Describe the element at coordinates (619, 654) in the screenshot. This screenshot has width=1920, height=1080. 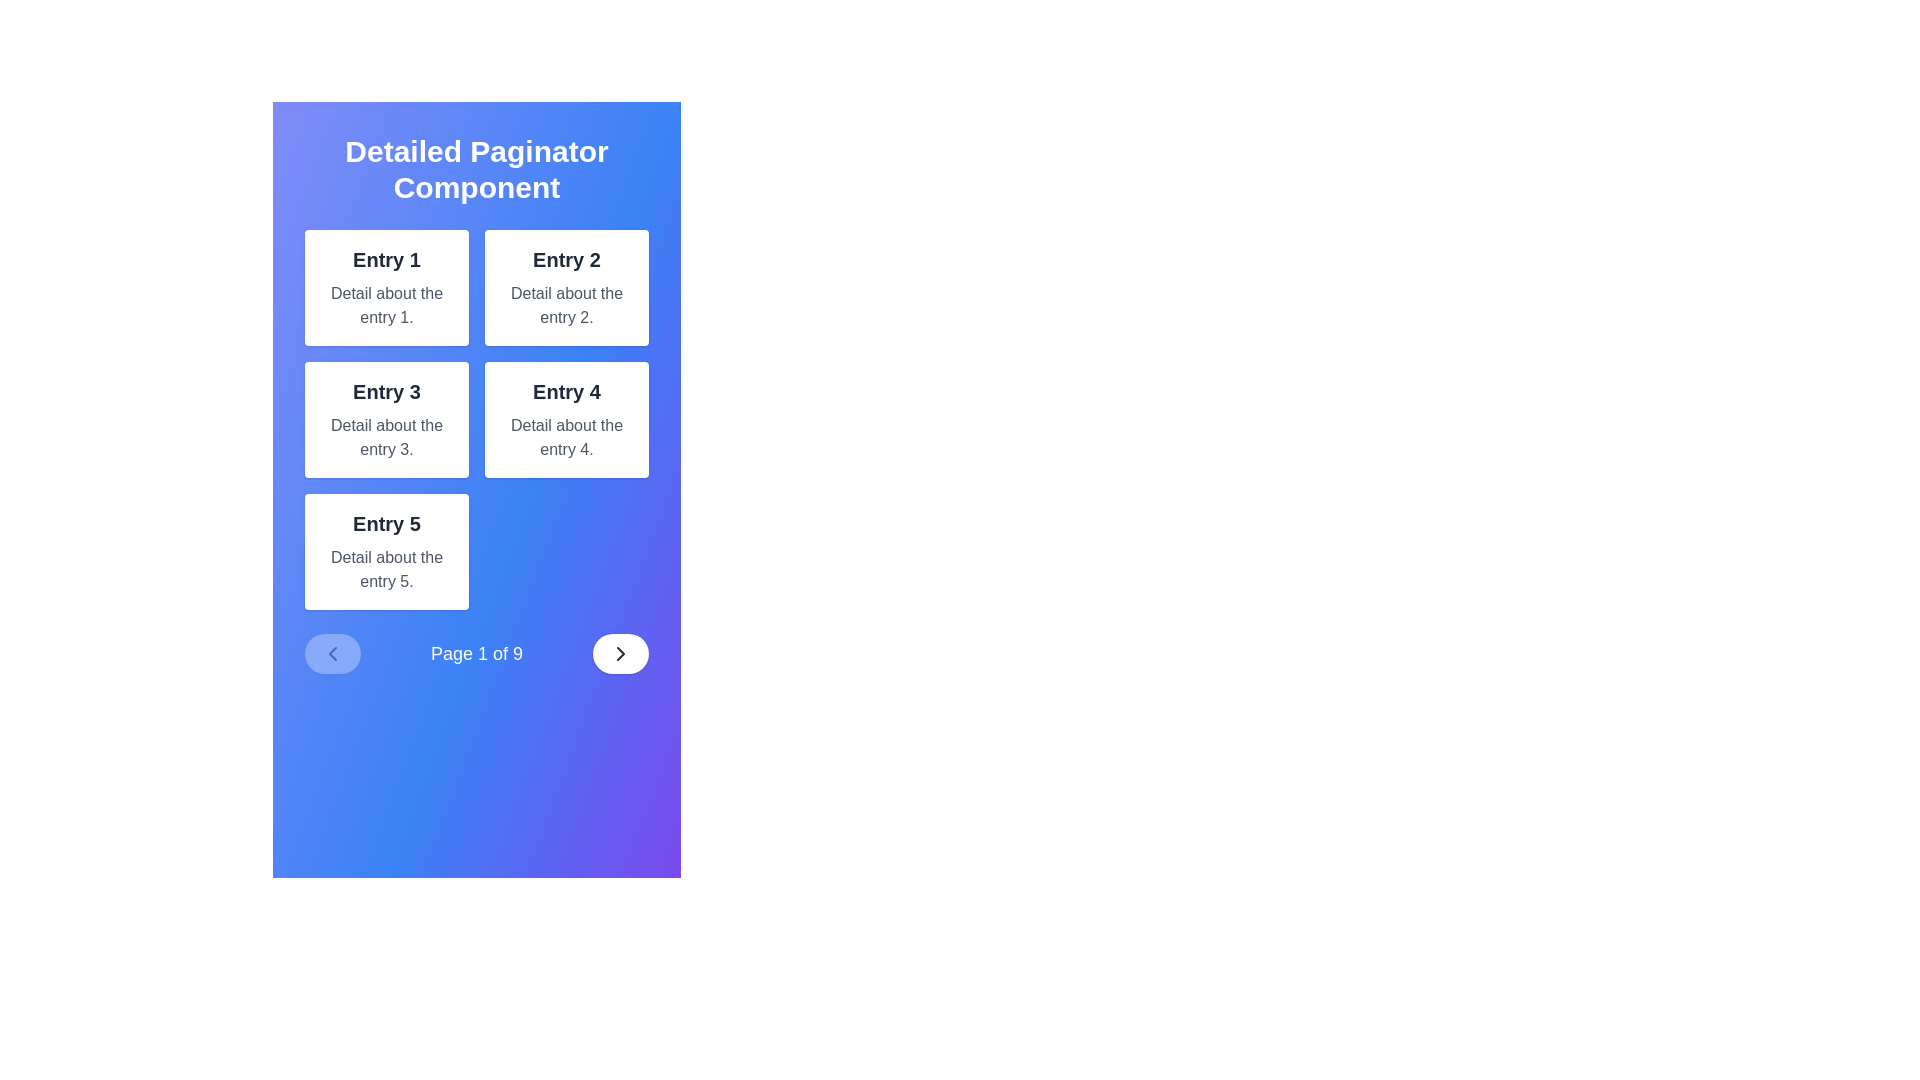
I see `the button styled with a white, rounded rectangle shape containing a rightward-pointing chevron icon to activate hover effects` at that location.